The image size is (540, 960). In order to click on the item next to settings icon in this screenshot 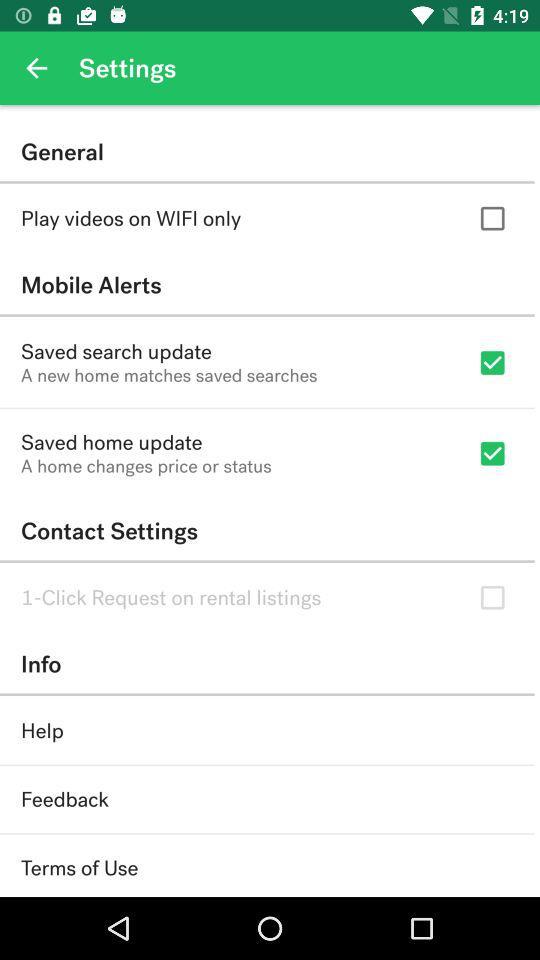, I will do `click(36, 68)`.